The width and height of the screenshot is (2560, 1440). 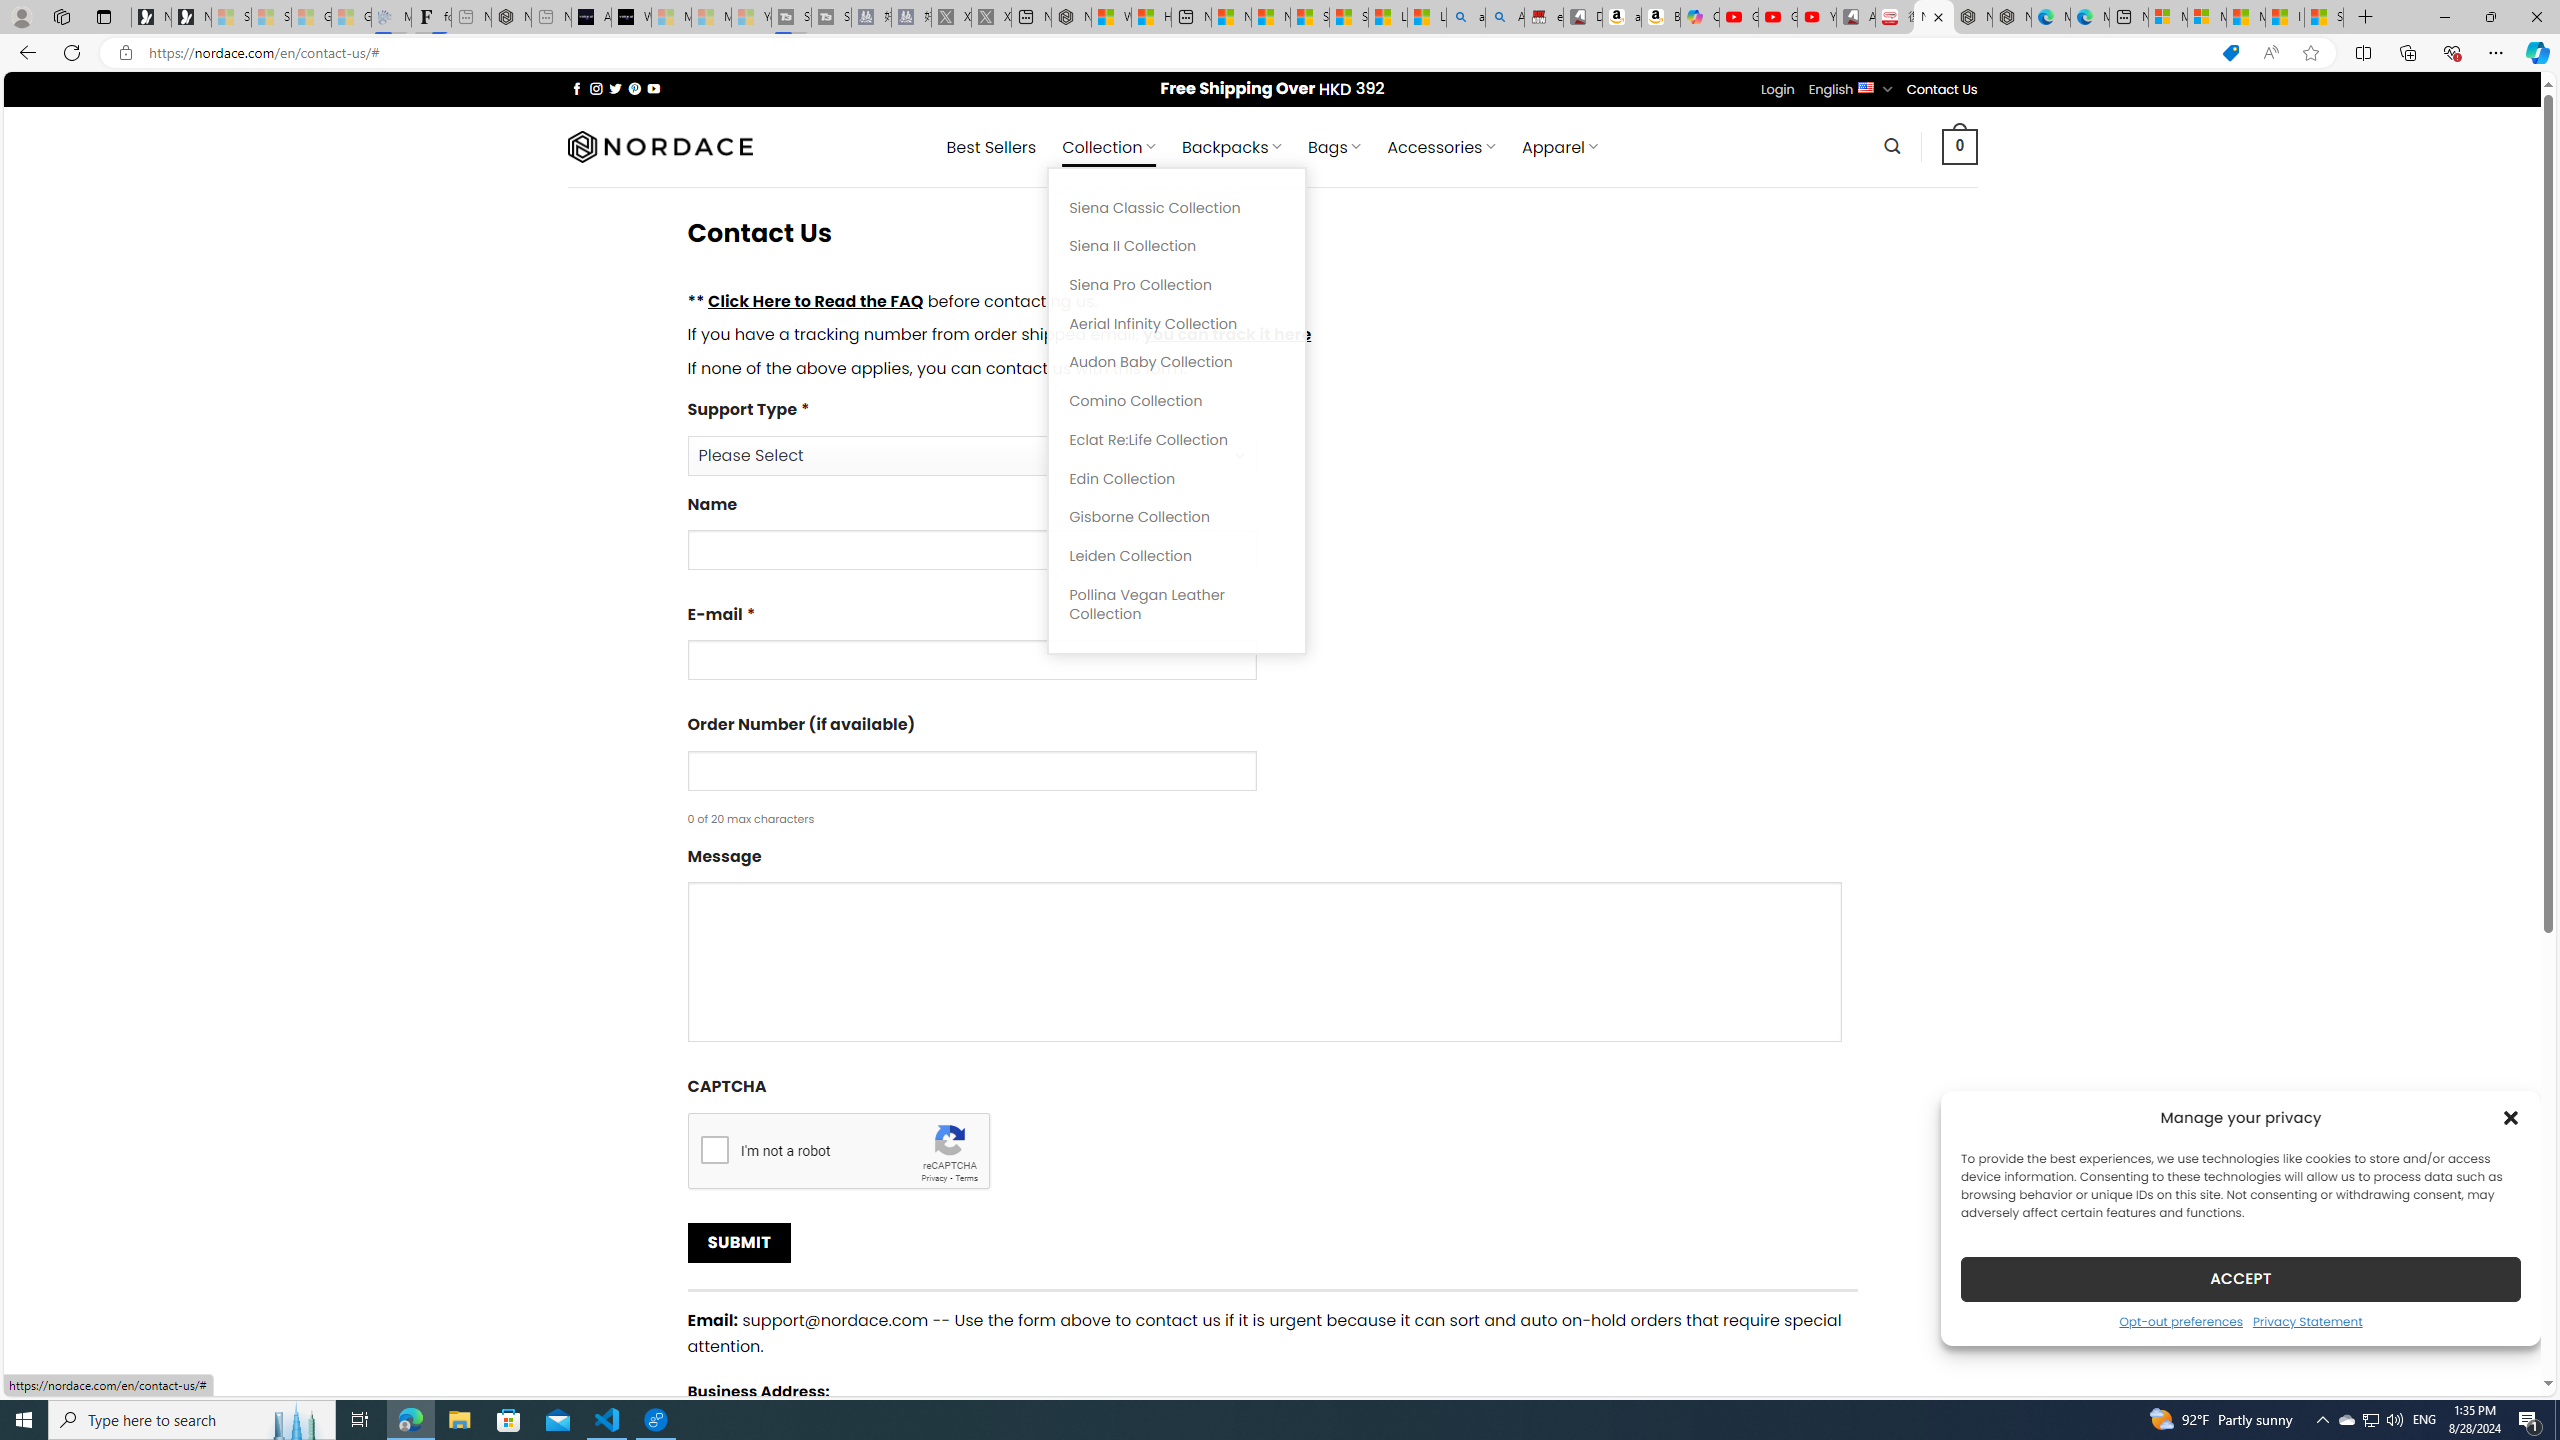 I want to click on 'Gisborne Collection', so click(x=1177, y=517).